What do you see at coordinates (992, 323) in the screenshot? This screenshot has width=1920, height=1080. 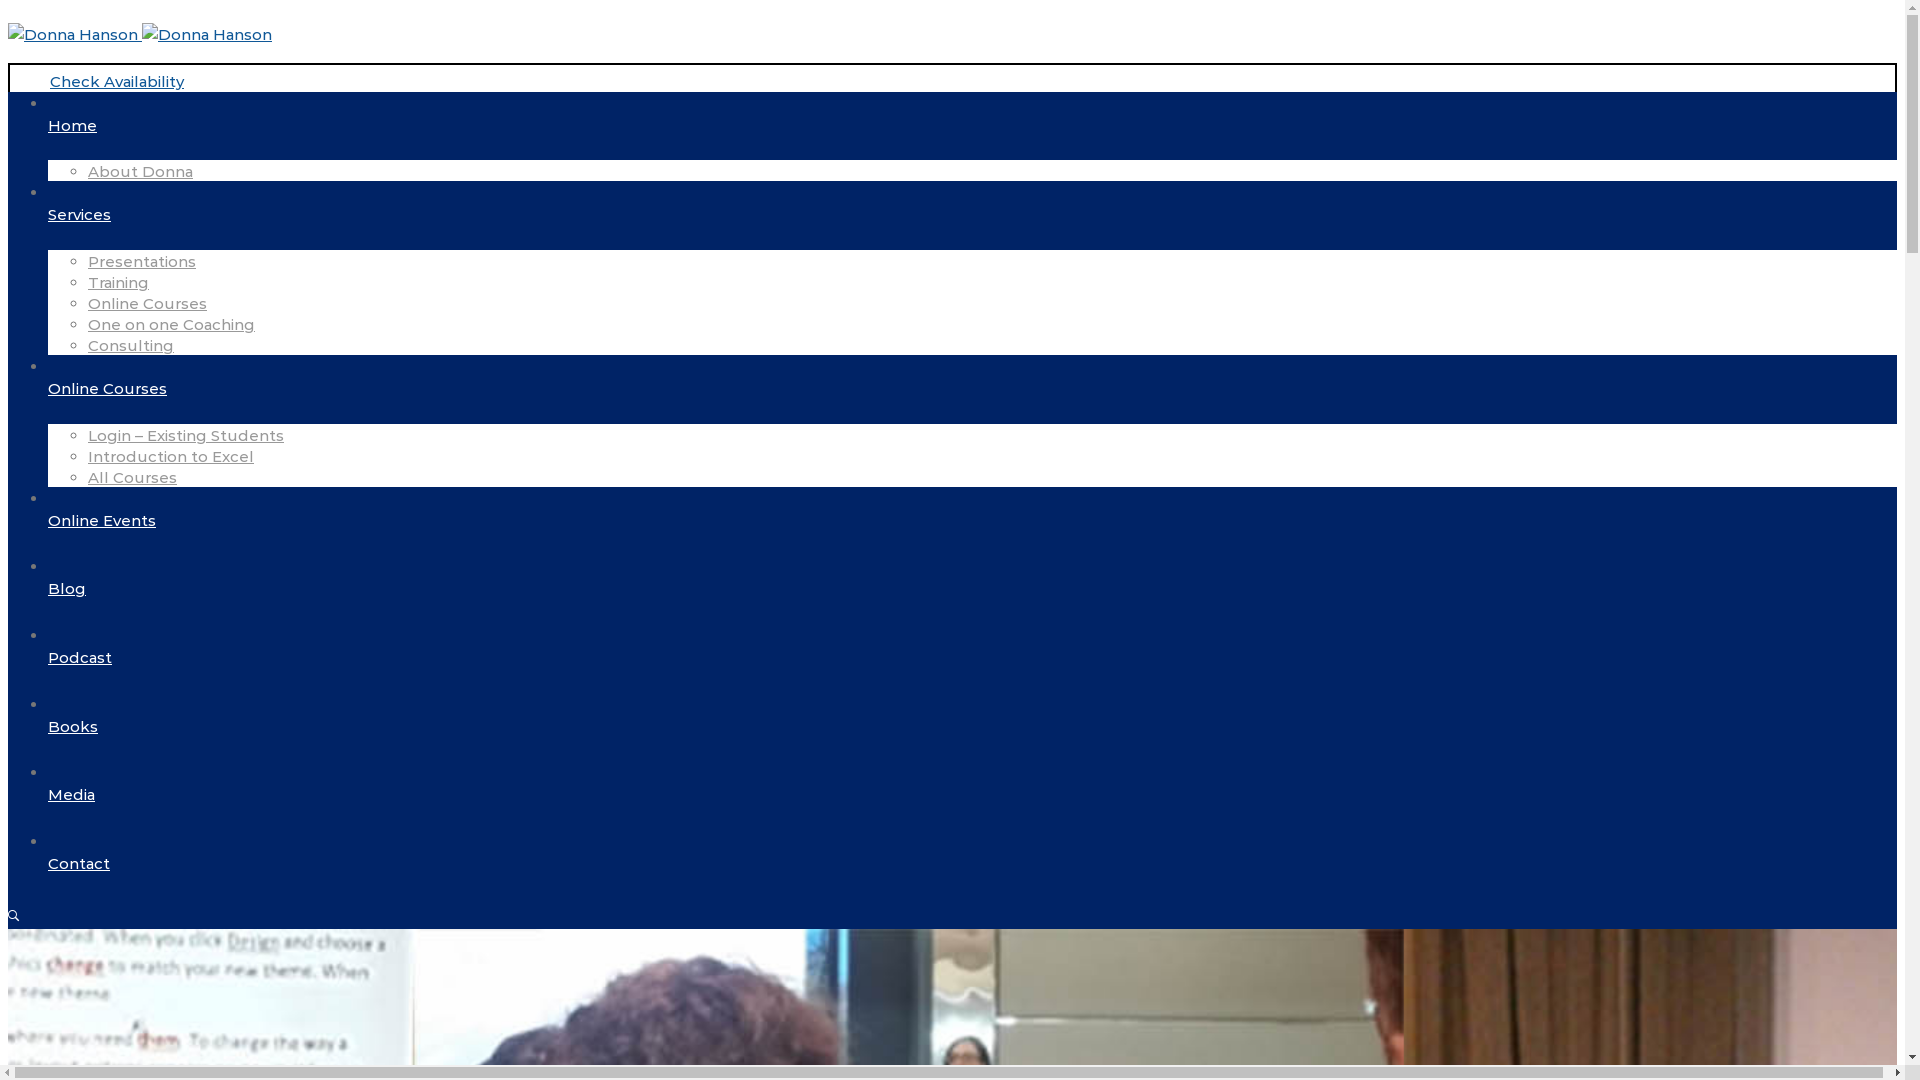 I see `'One on one Coaching'` at bounding box center [992, 323].